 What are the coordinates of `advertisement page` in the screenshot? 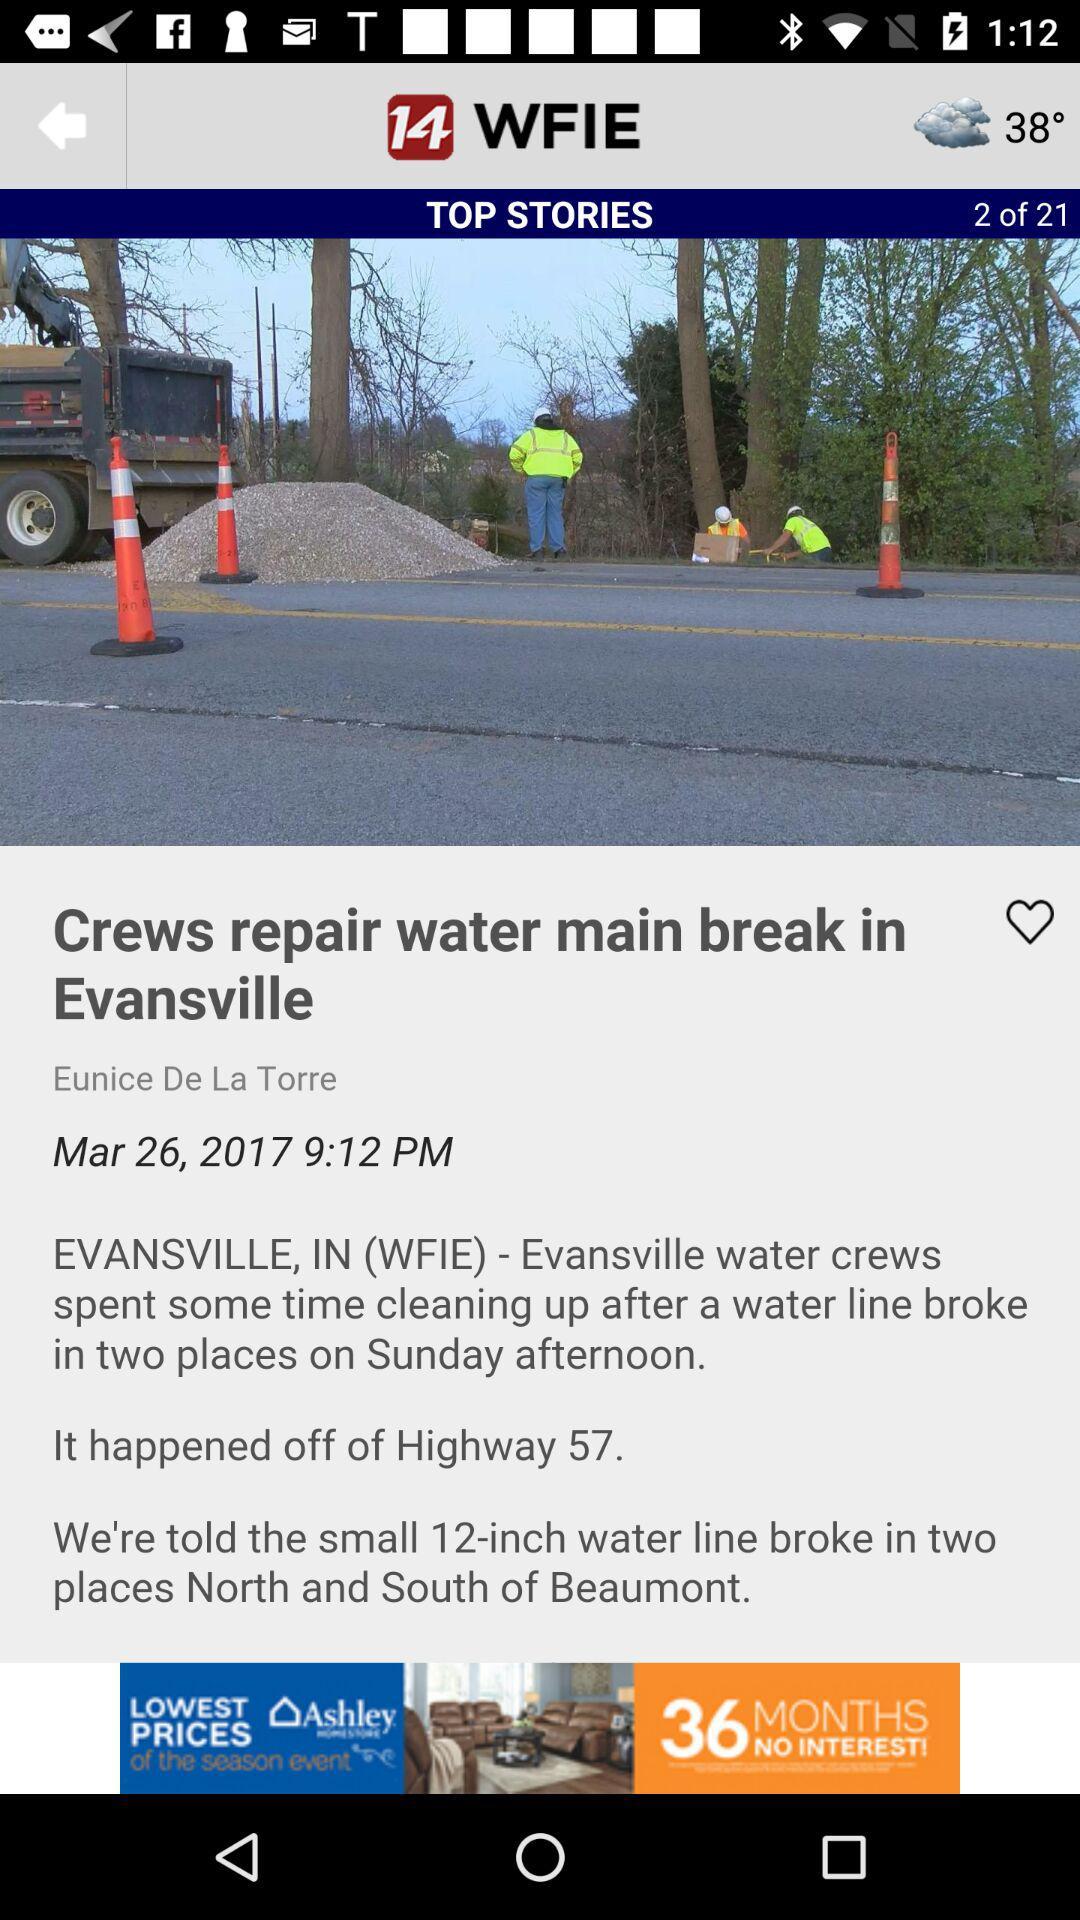 It's located at (540, 1253).